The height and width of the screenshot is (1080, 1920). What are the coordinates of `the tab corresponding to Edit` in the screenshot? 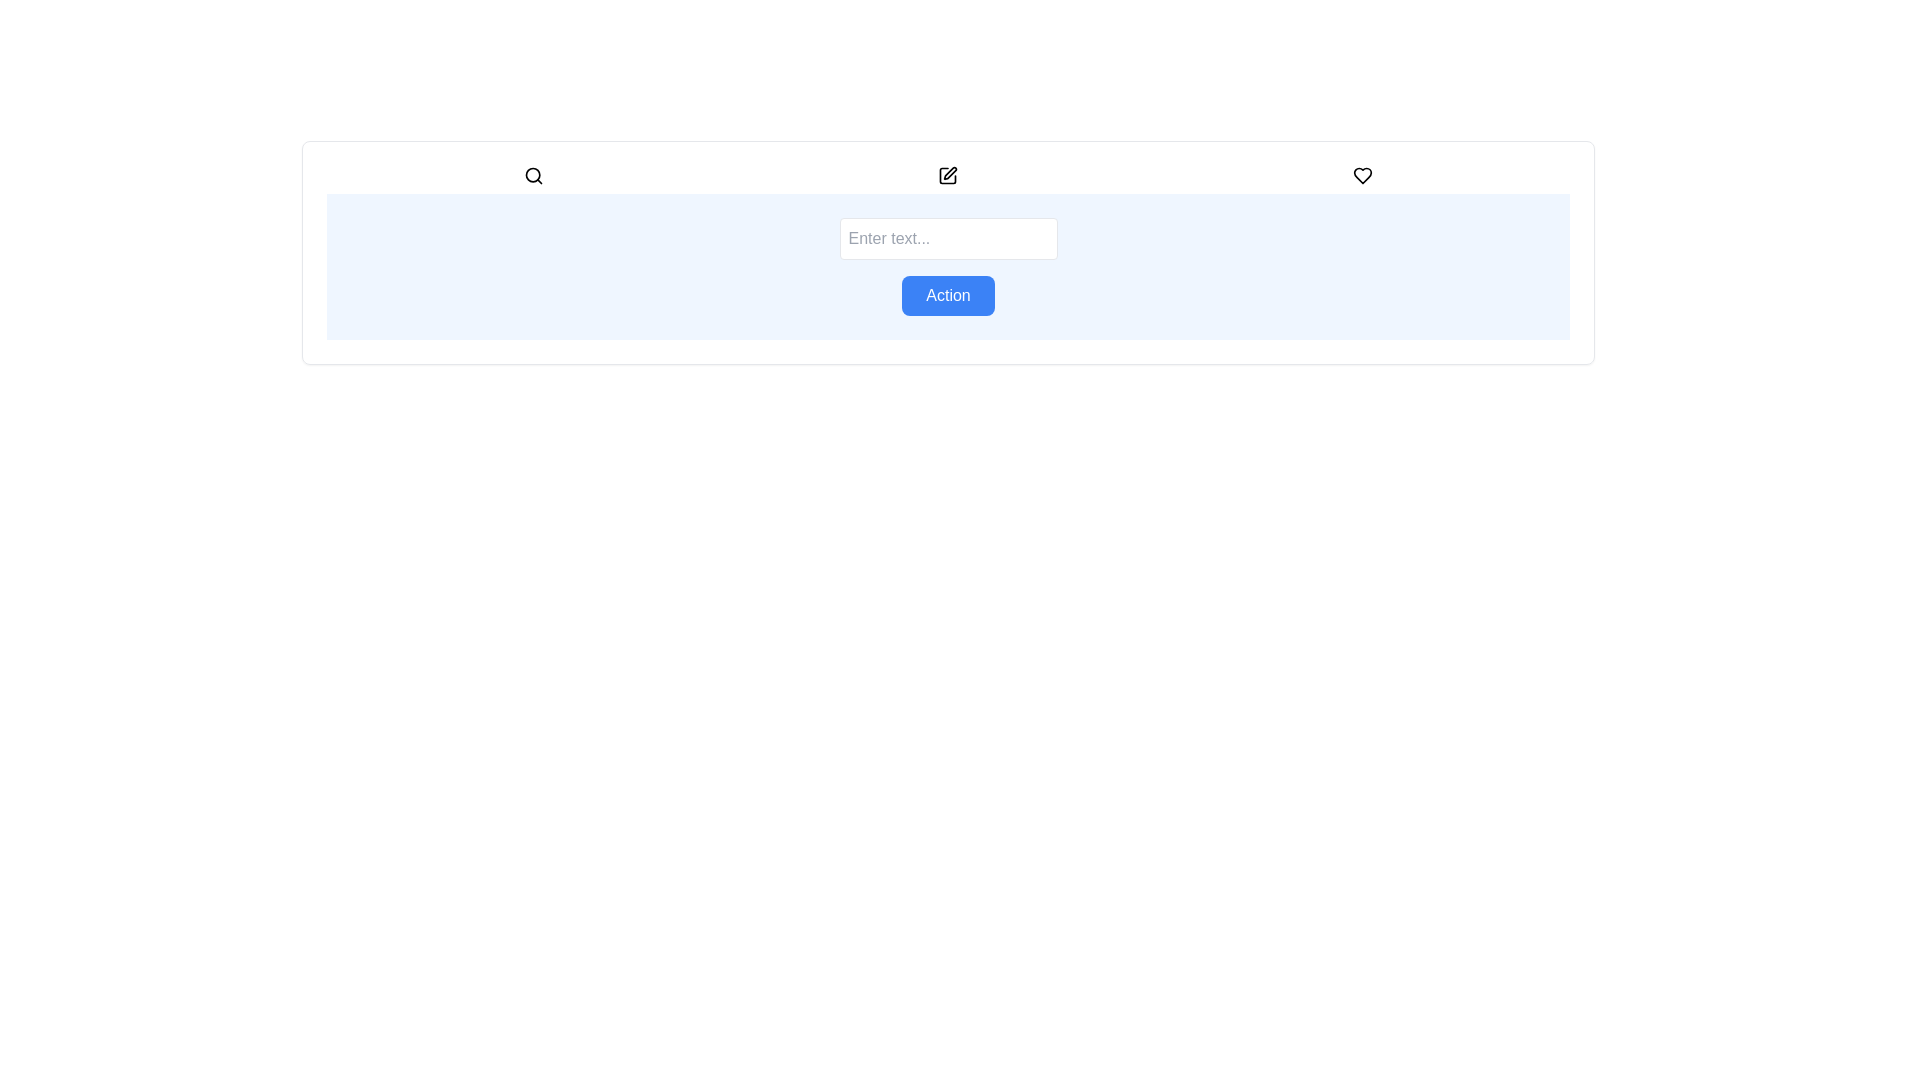 It's located at (947, 175).